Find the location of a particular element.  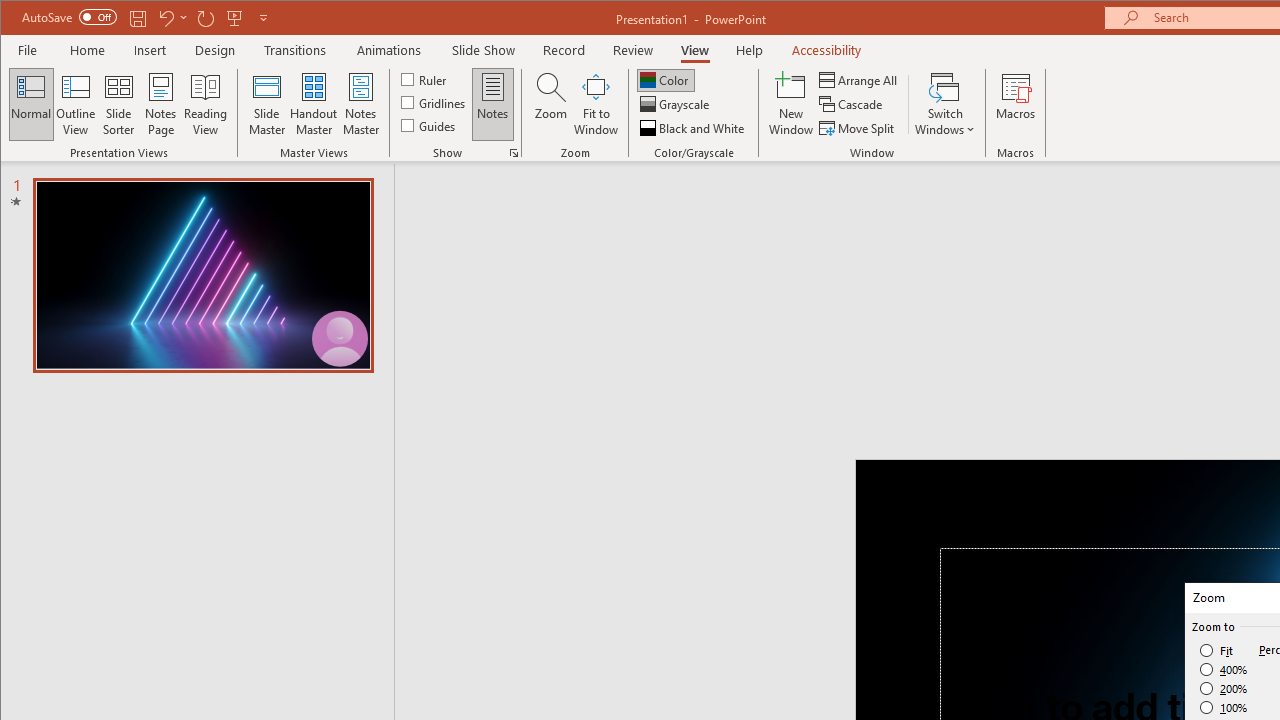

'Color' is located at coordinates (666, 79).